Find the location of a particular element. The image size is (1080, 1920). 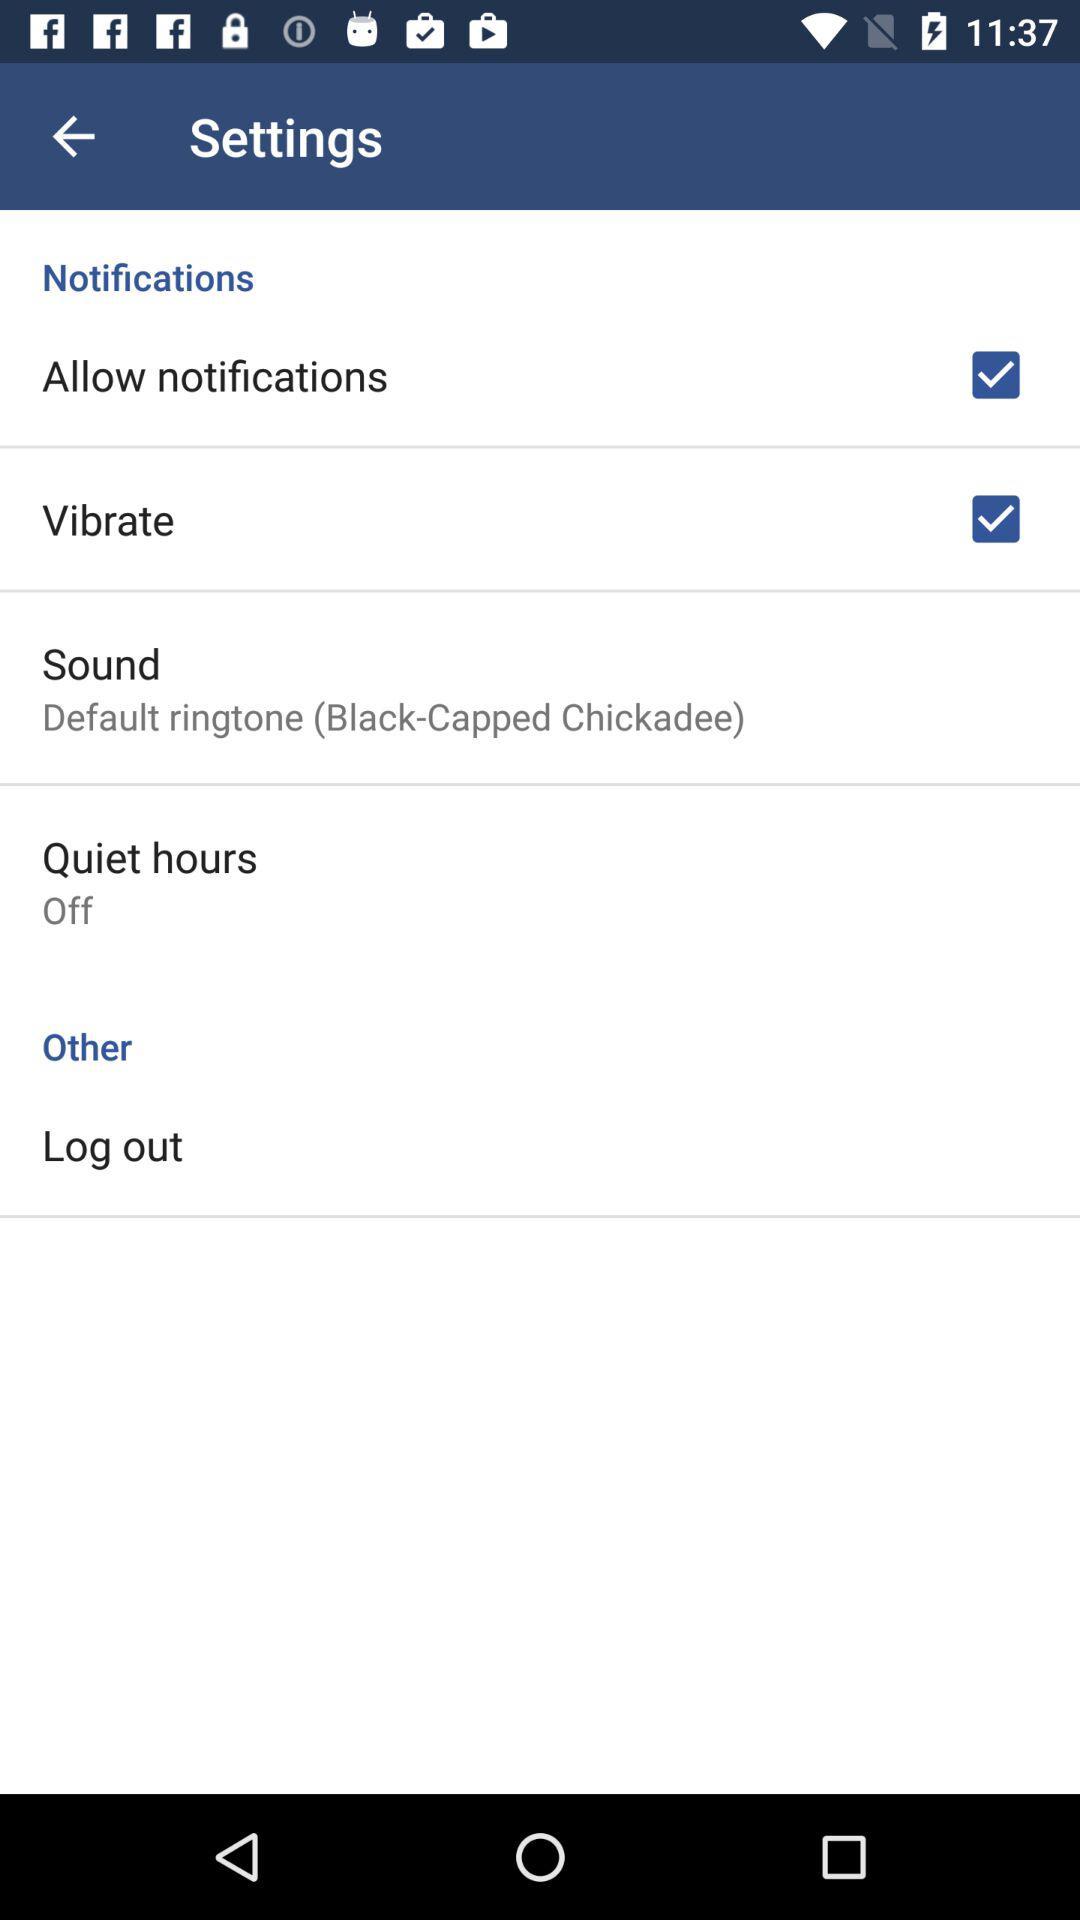

the item below the allow notifications is located at coordinates (108, 518).